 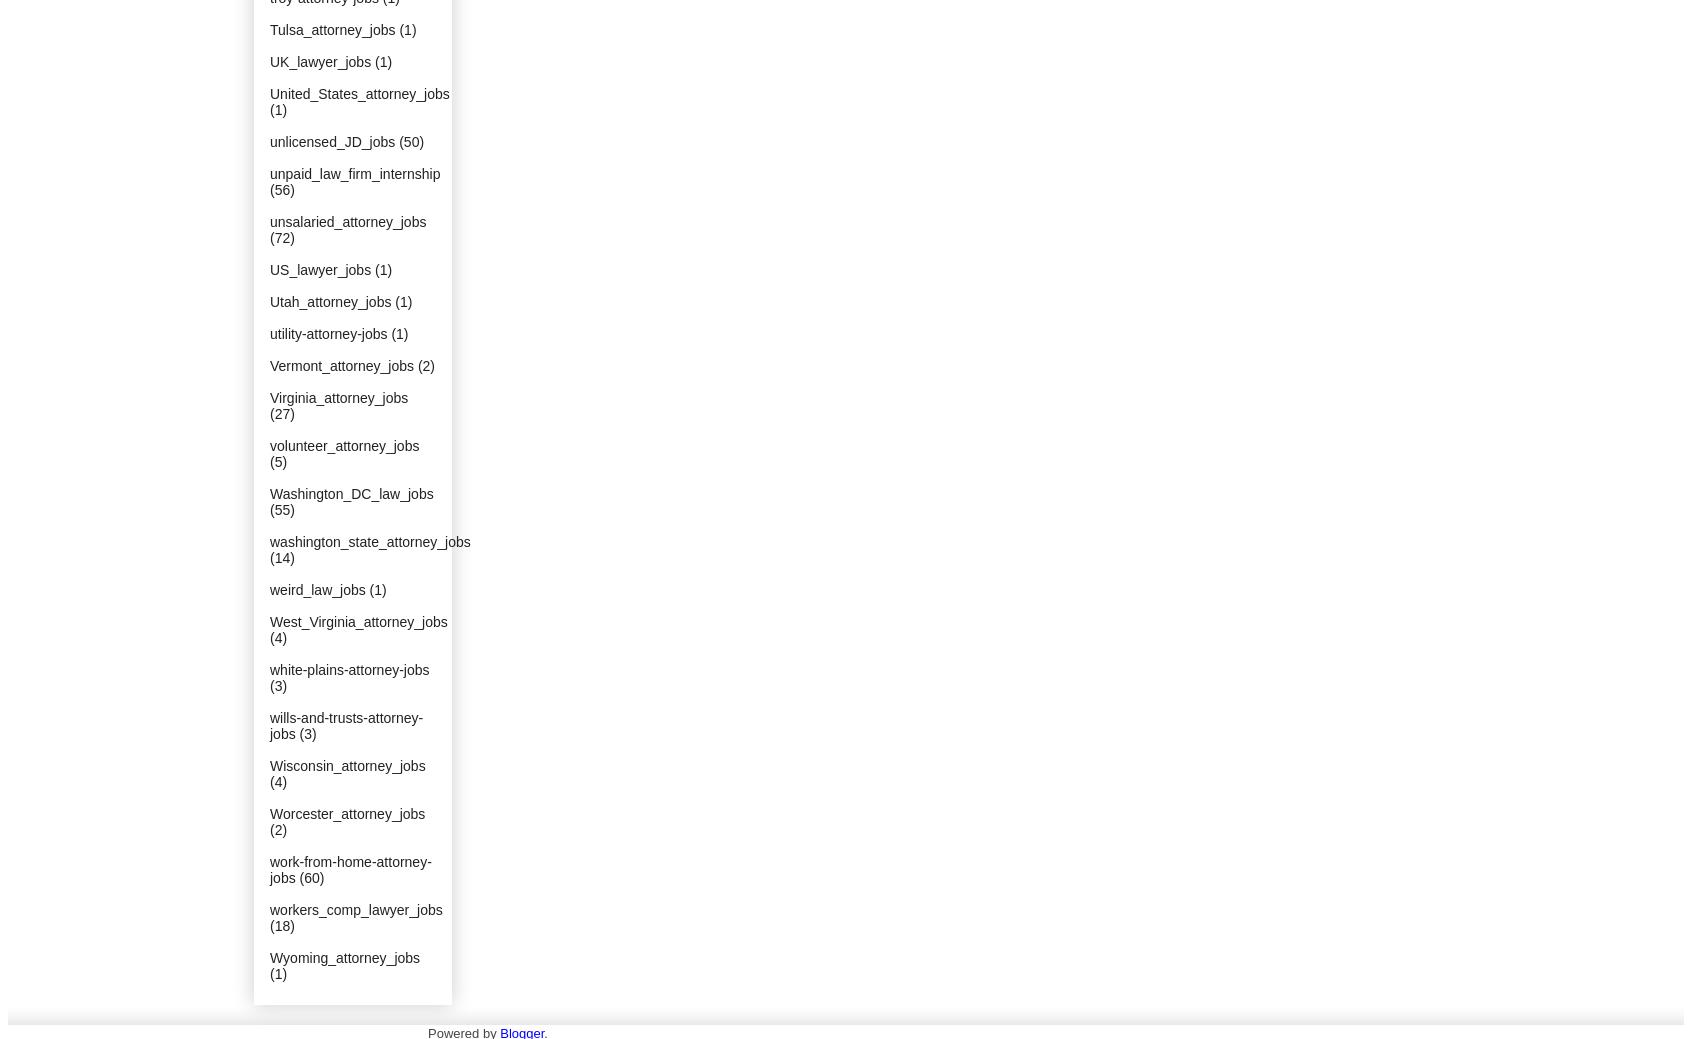 What do you see at coordinates (299, 877) in the screenshot?
I see `'(60)'` at bounding box center [299, 877].